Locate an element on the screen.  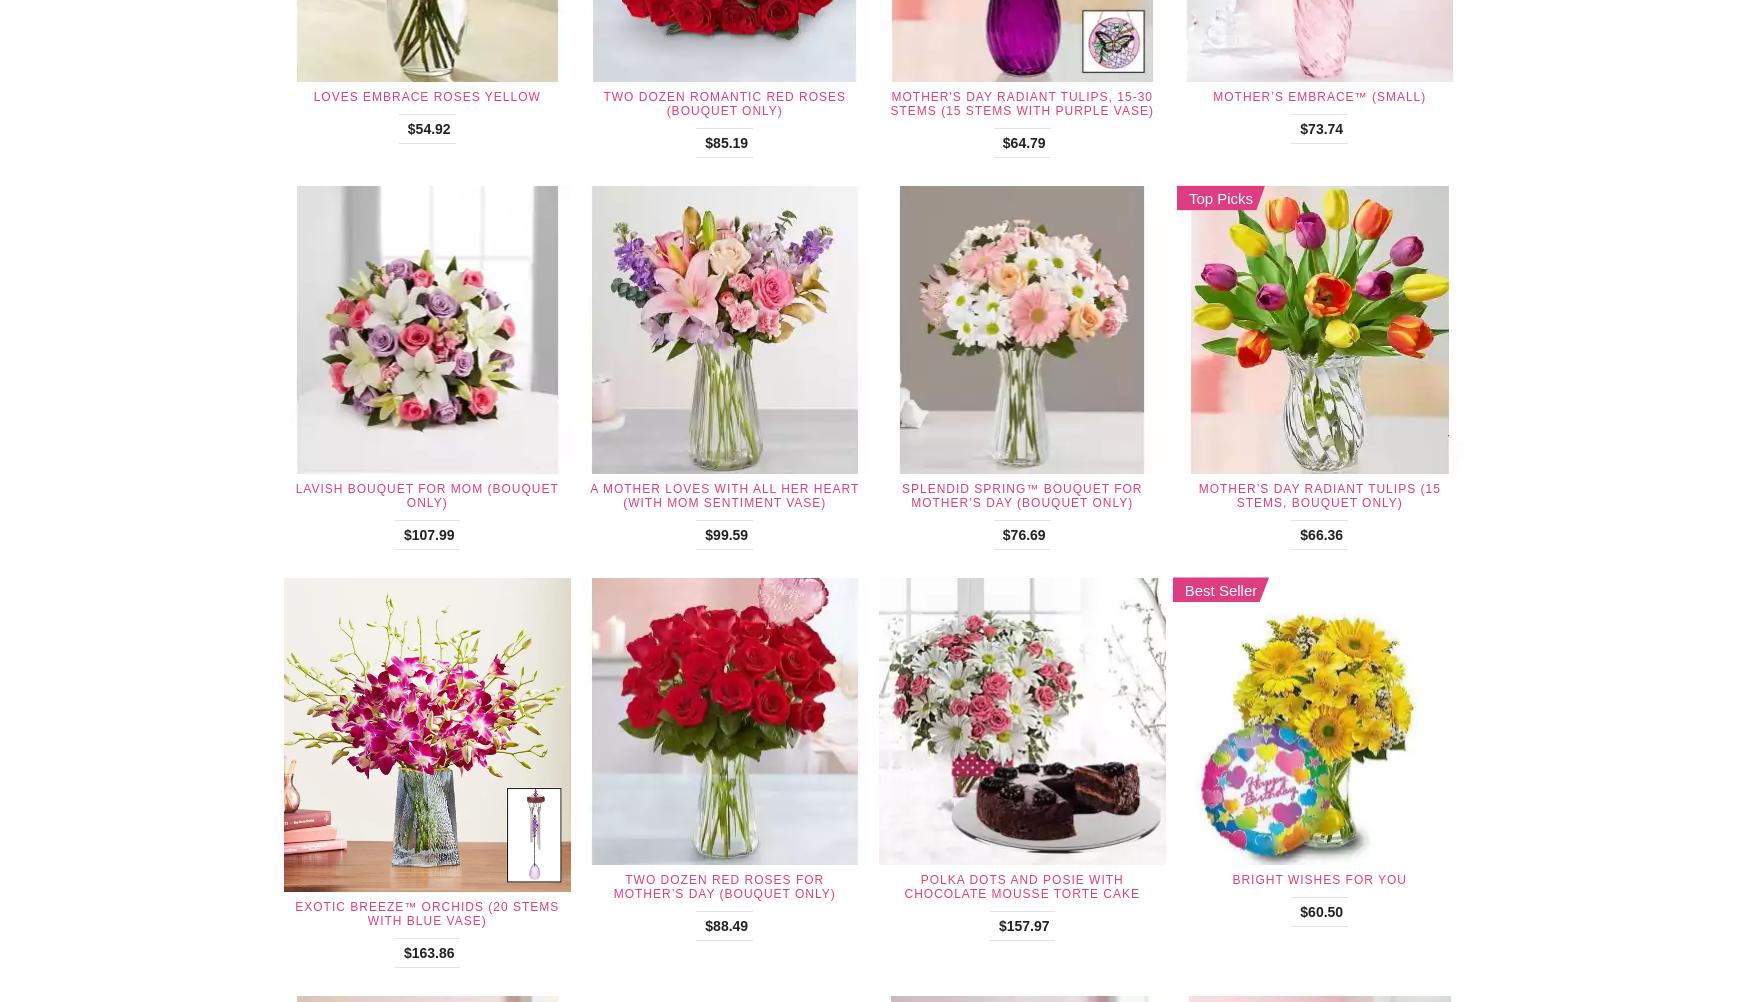
'$66.36' is located at coordinates (1321, 533).